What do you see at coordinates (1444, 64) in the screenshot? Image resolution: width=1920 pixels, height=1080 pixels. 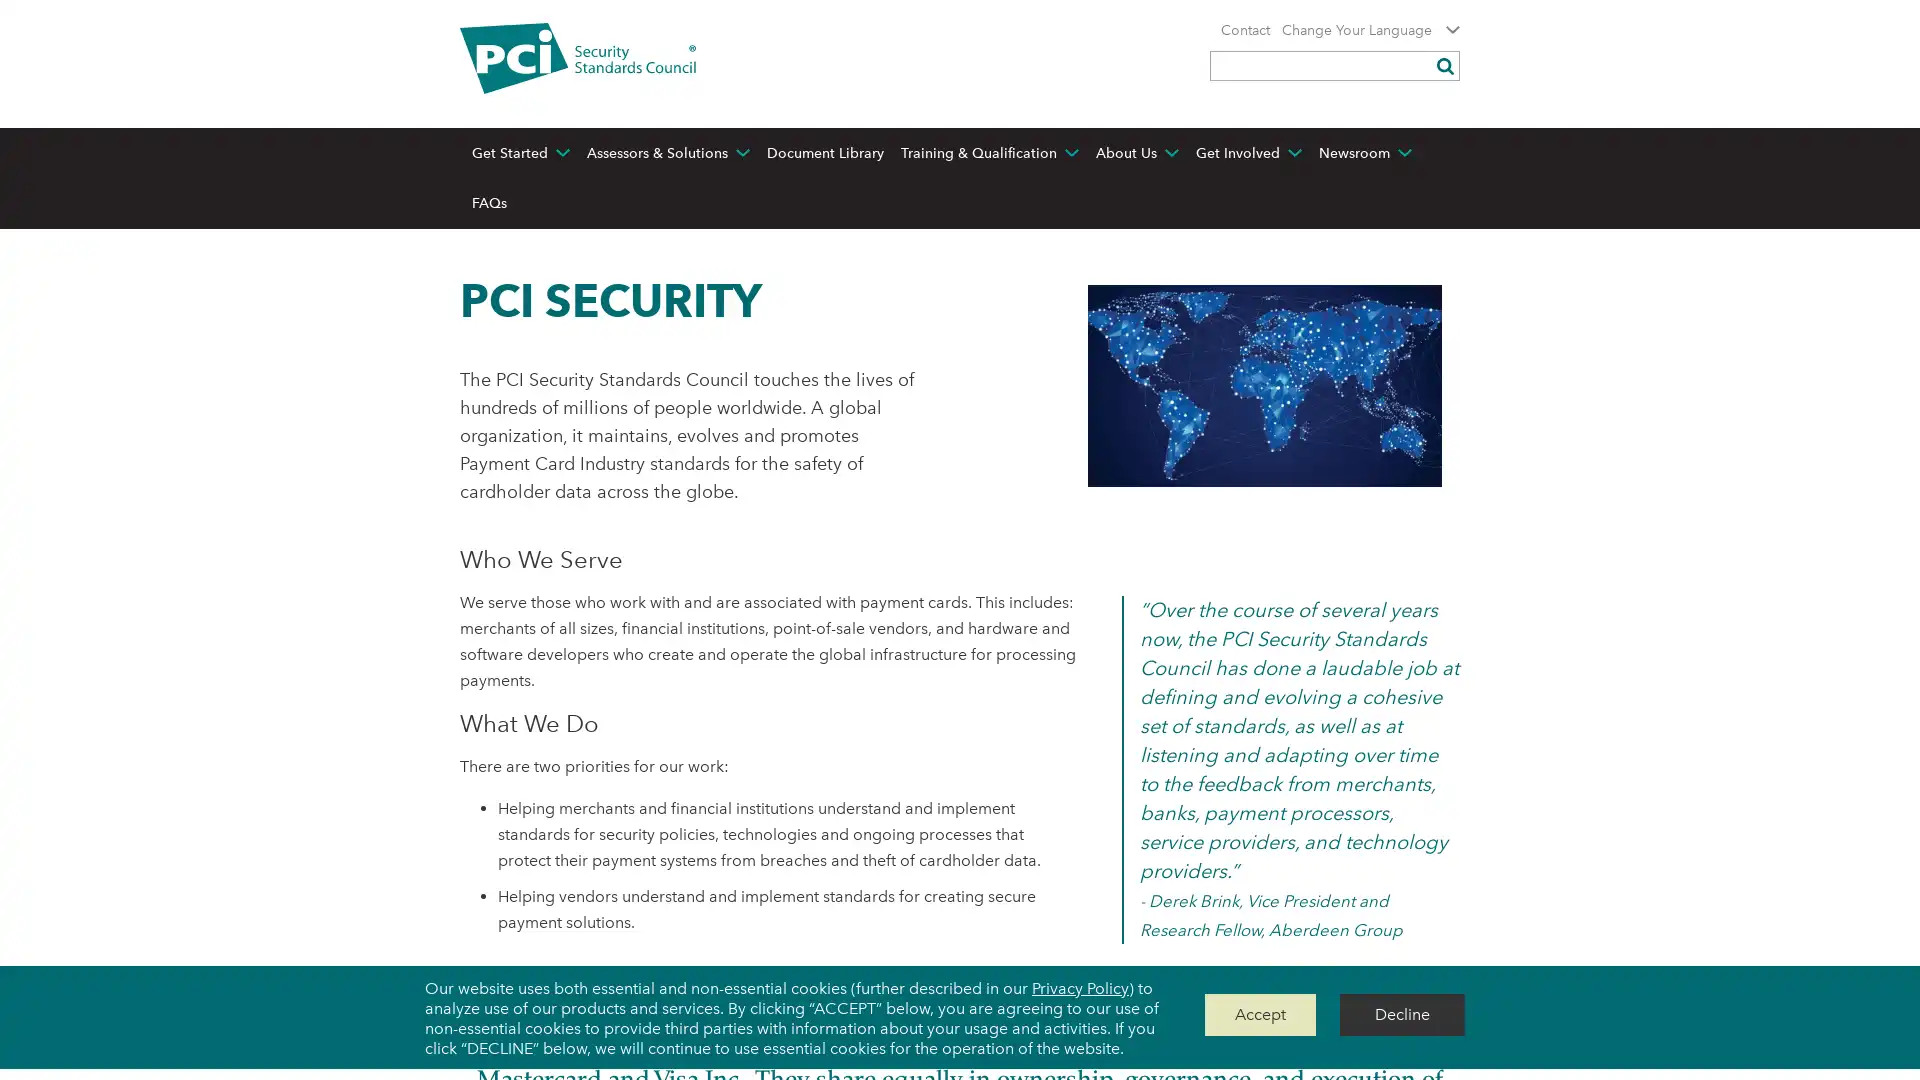 I see `Submit` at bounding box center [1444, 64].